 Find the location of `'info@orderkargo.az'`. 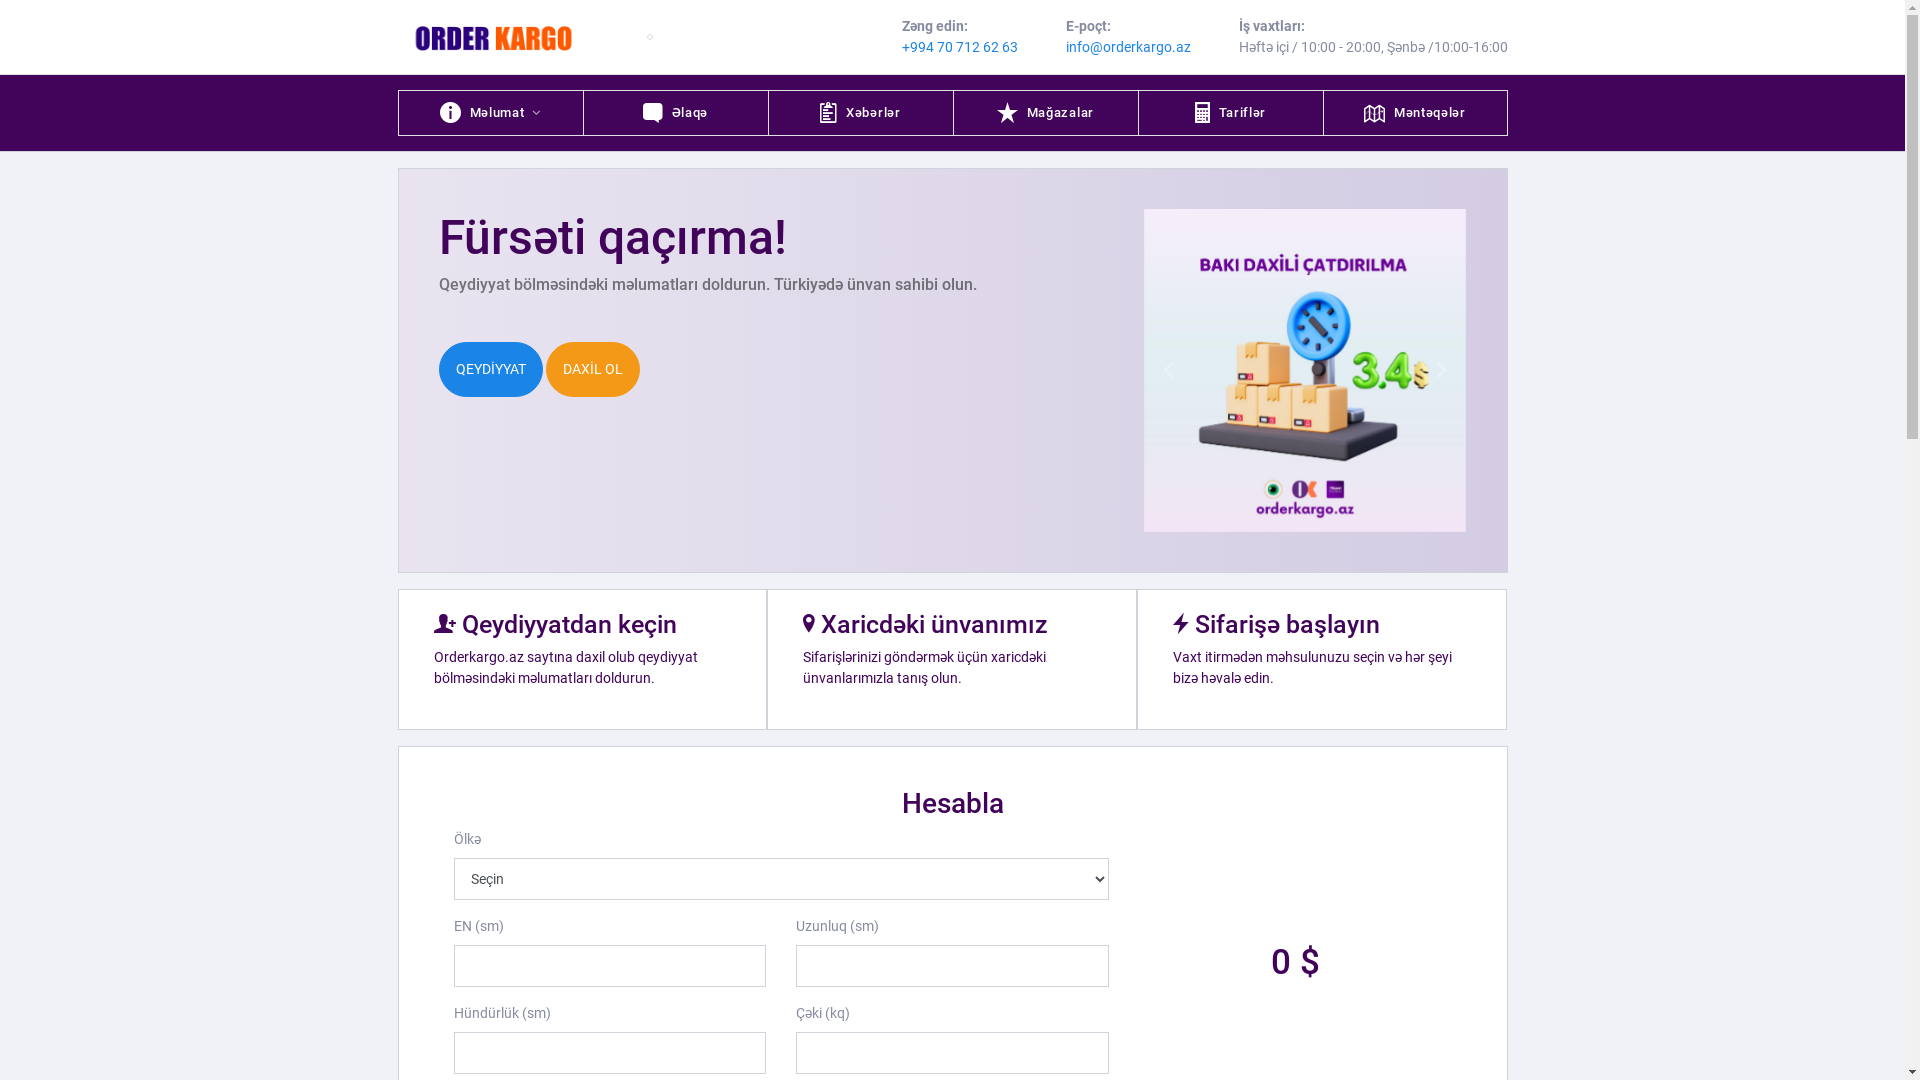

'info@orderkargo.az' is located at coordinates (1128, 45).